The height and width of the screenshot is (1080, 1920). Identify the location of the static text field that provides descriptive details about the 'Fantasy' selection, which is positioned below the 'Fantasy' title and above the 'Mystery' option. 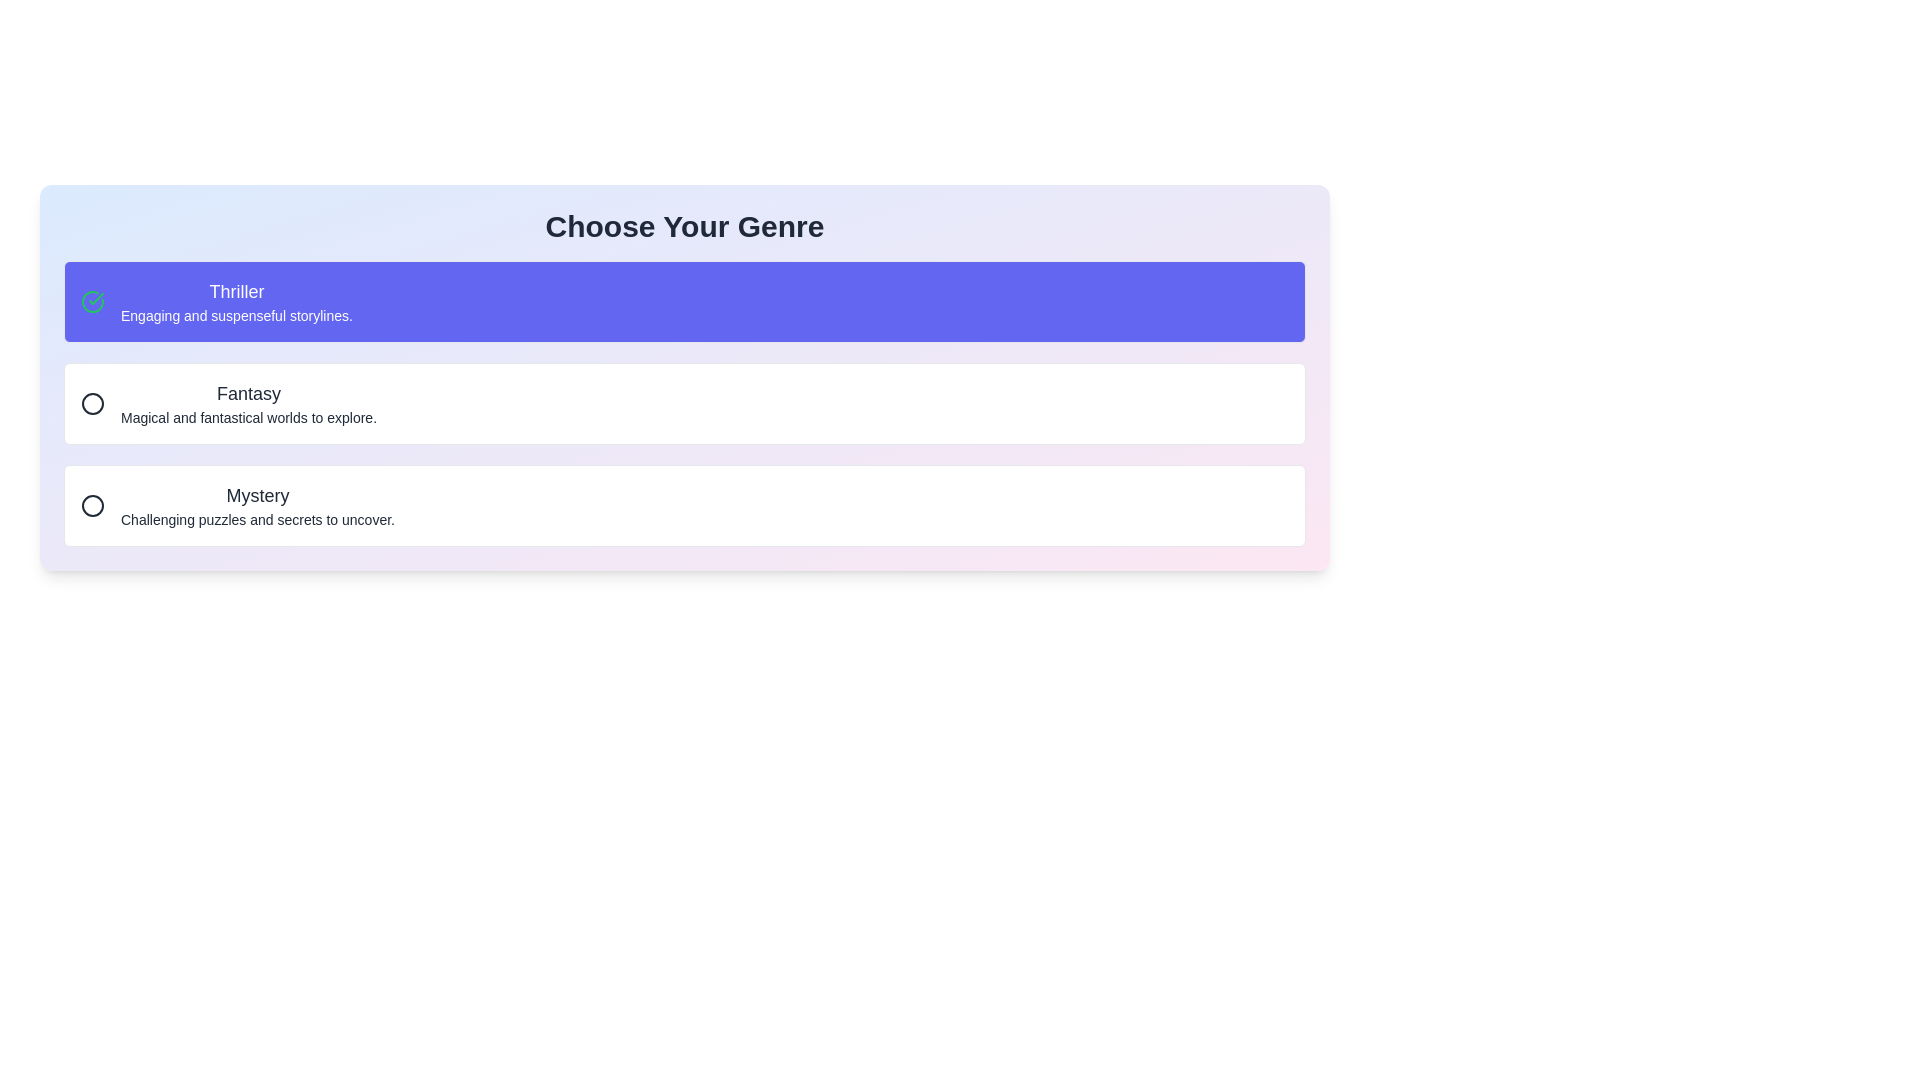
(248, 416).